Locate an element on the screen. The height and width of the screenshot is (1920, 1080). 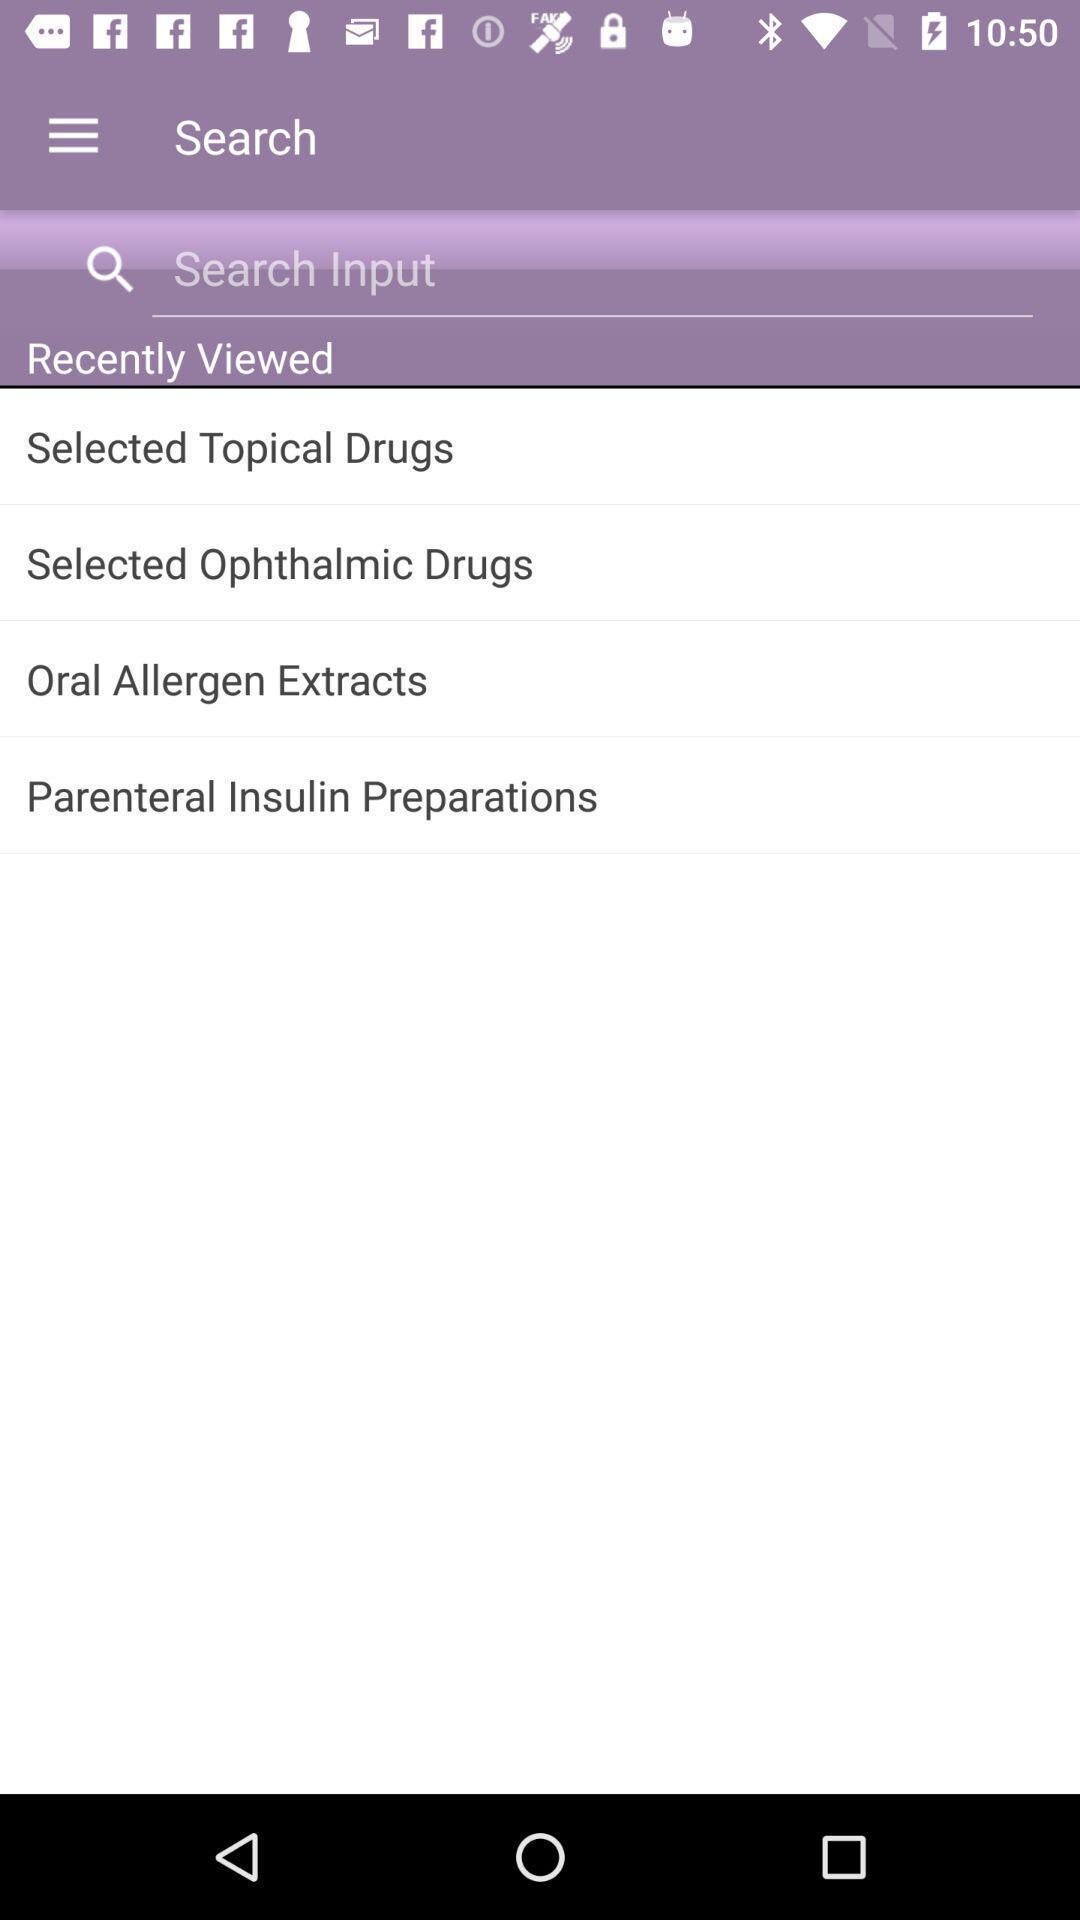
parenteral insulin preparations icon is located at coordinates (540, 794).